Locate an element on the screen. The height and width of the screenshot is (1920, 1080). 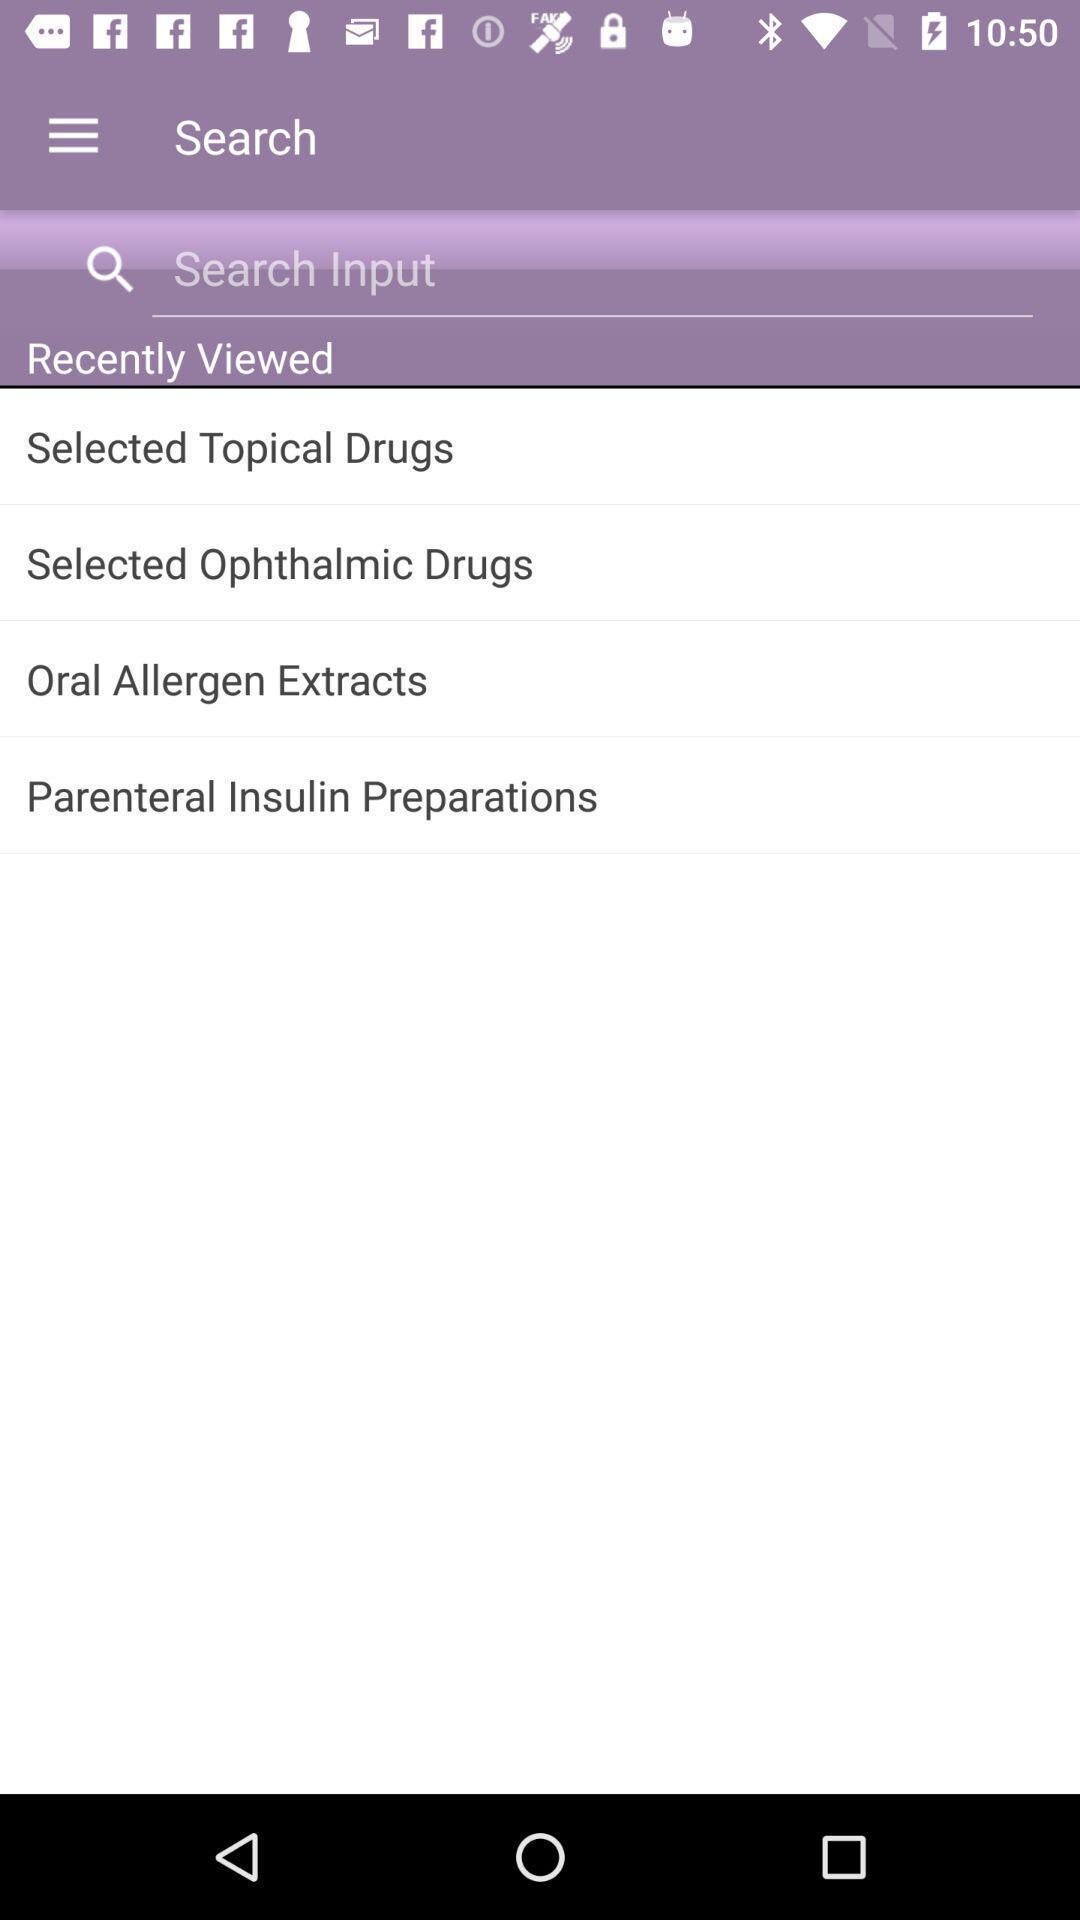
parenteral insulin preparations icon is located at coordinates (540, 794).